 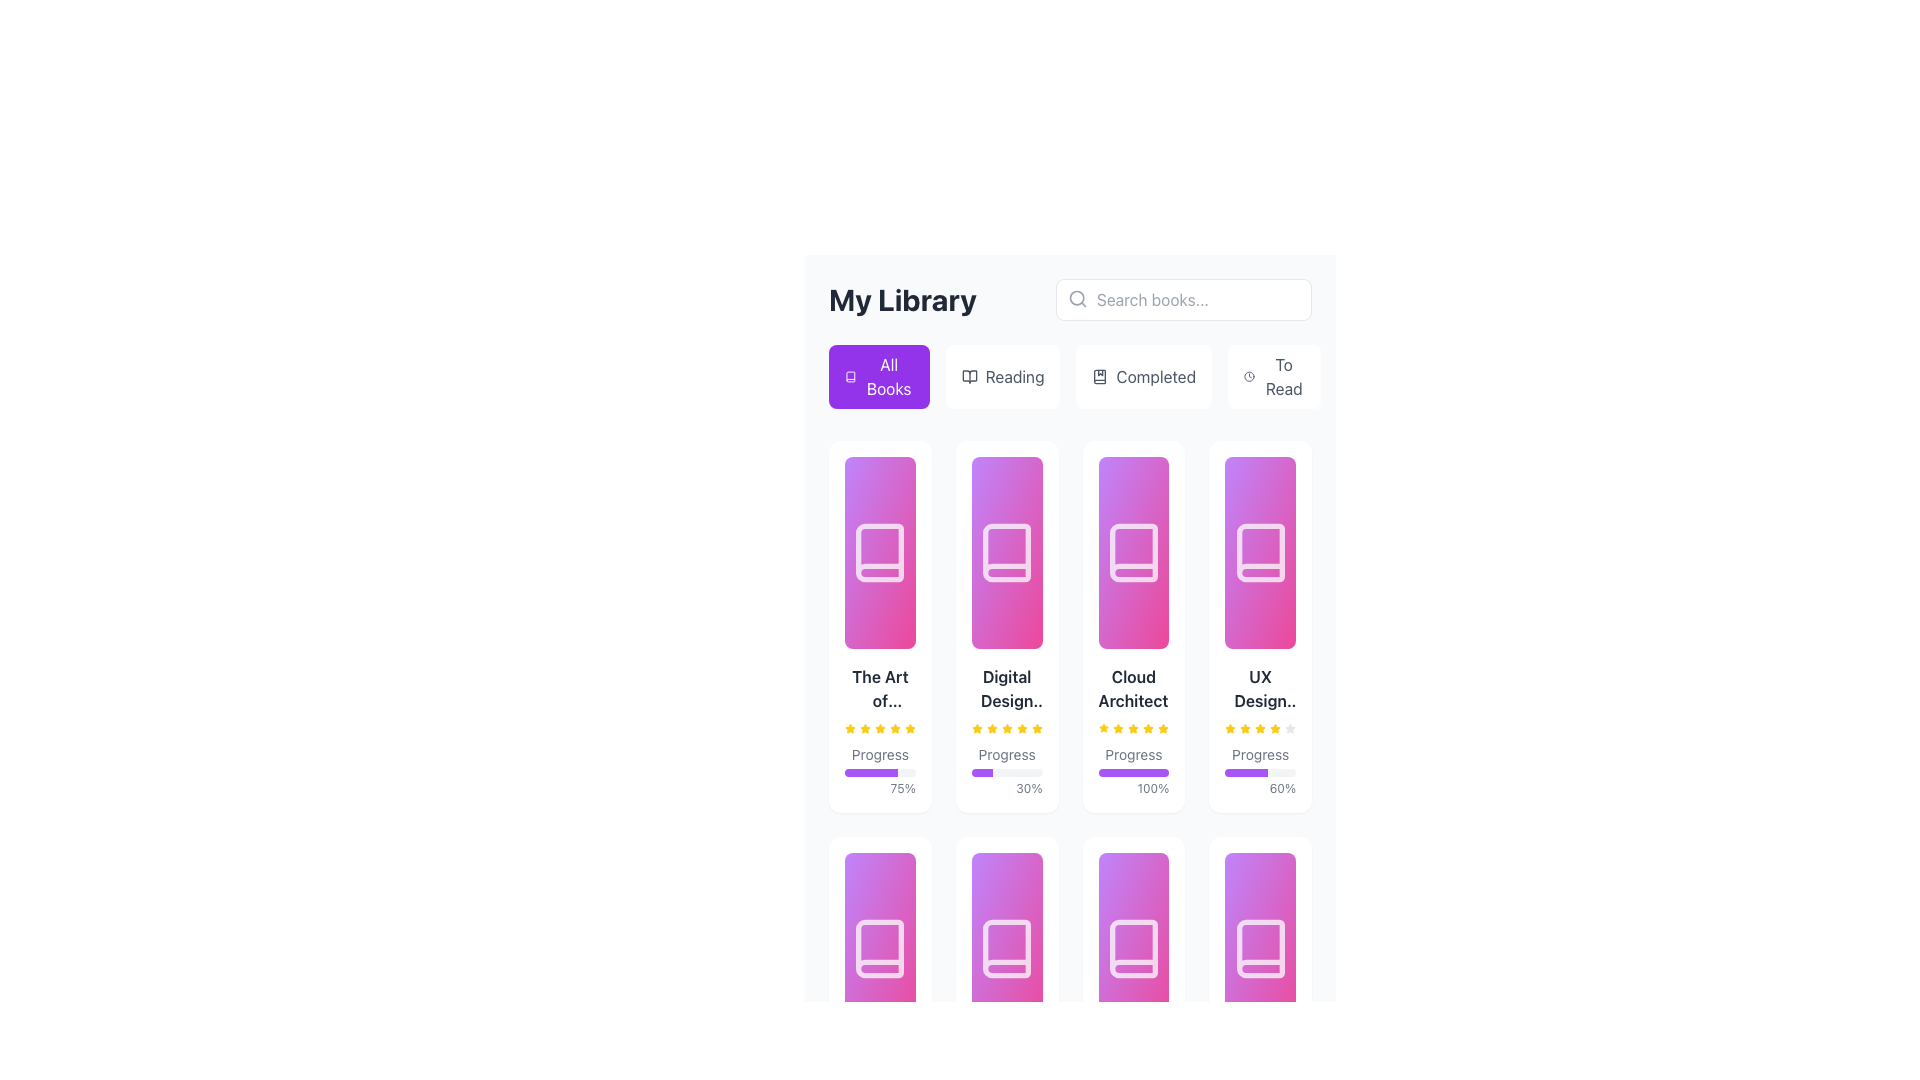 I want to click on the 'Show All Books' button located at the top-left of the button group under the 'My Library' heading, so click(x=879, y=377).